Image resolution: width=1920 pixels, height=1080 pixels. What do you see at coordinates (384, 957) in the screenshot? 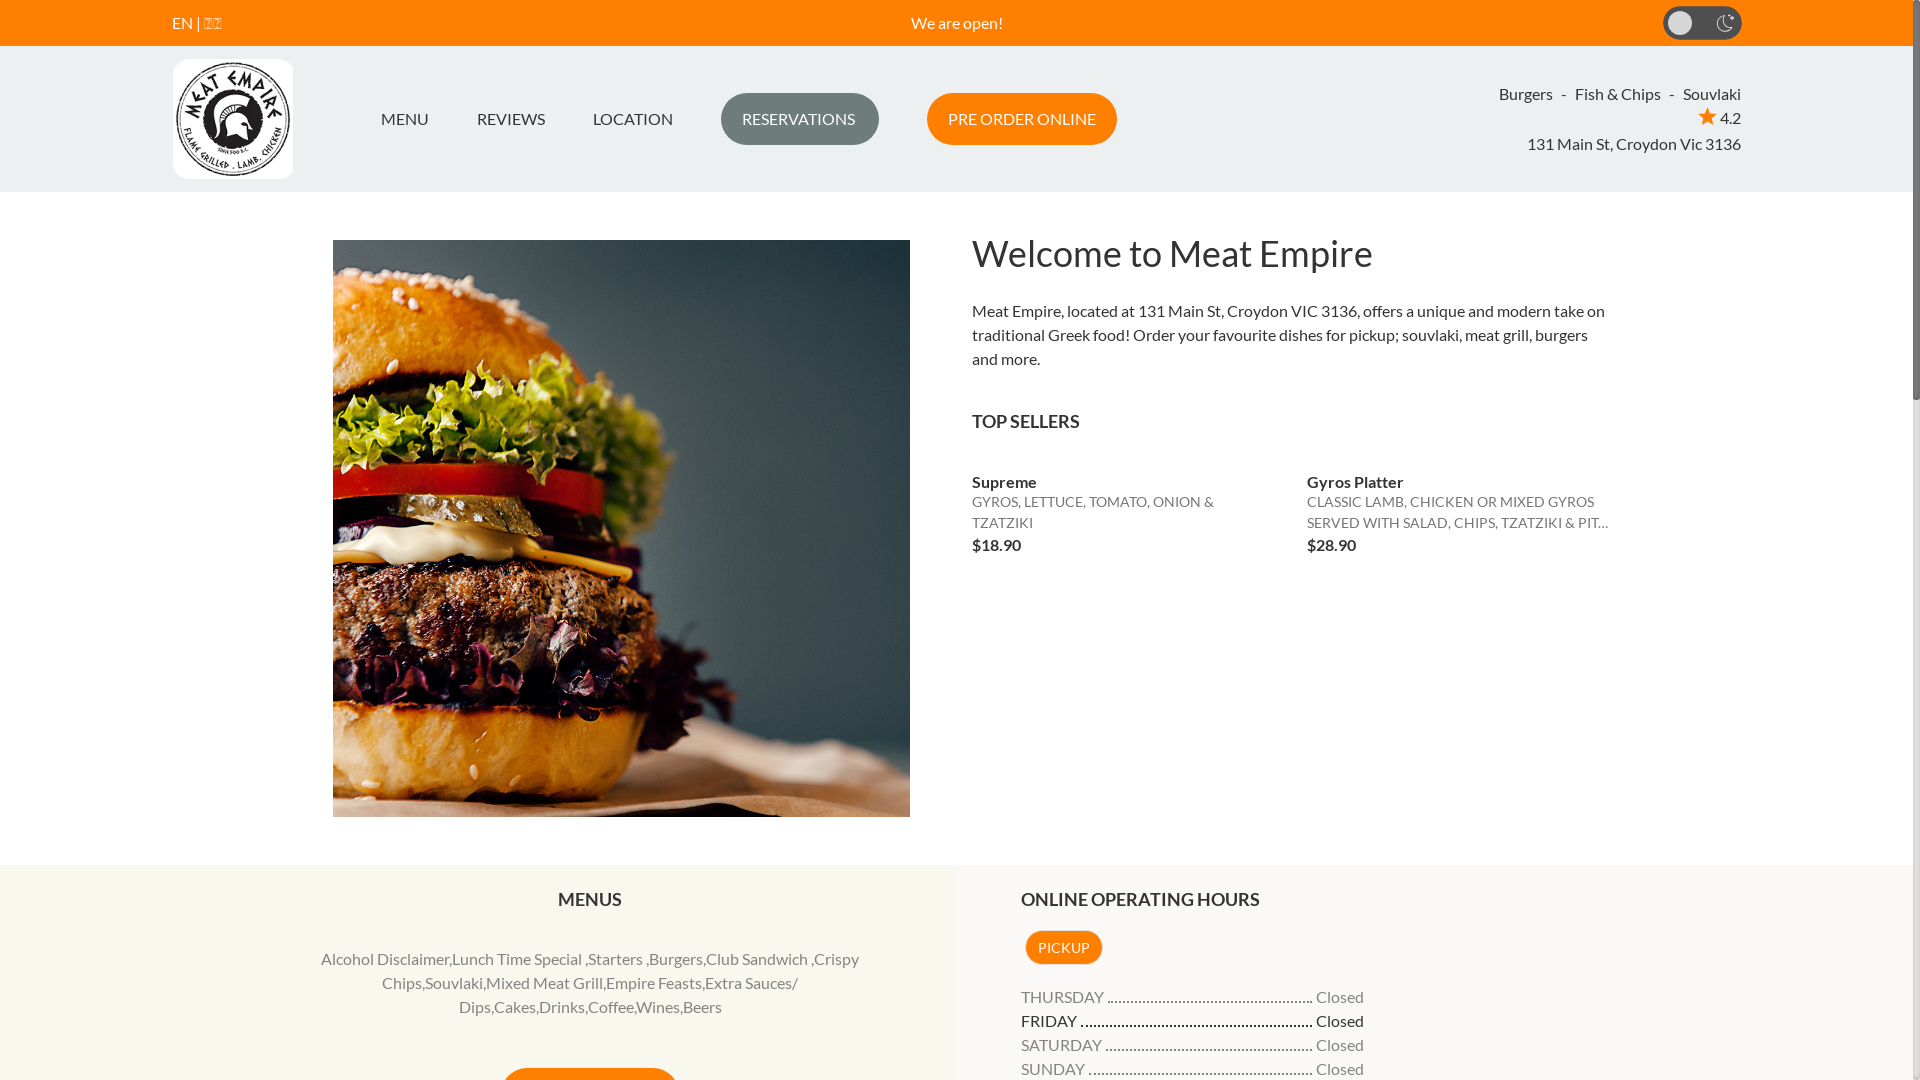
I see `'Alcohol Disclaimer'` at bounding box center [384, 957].